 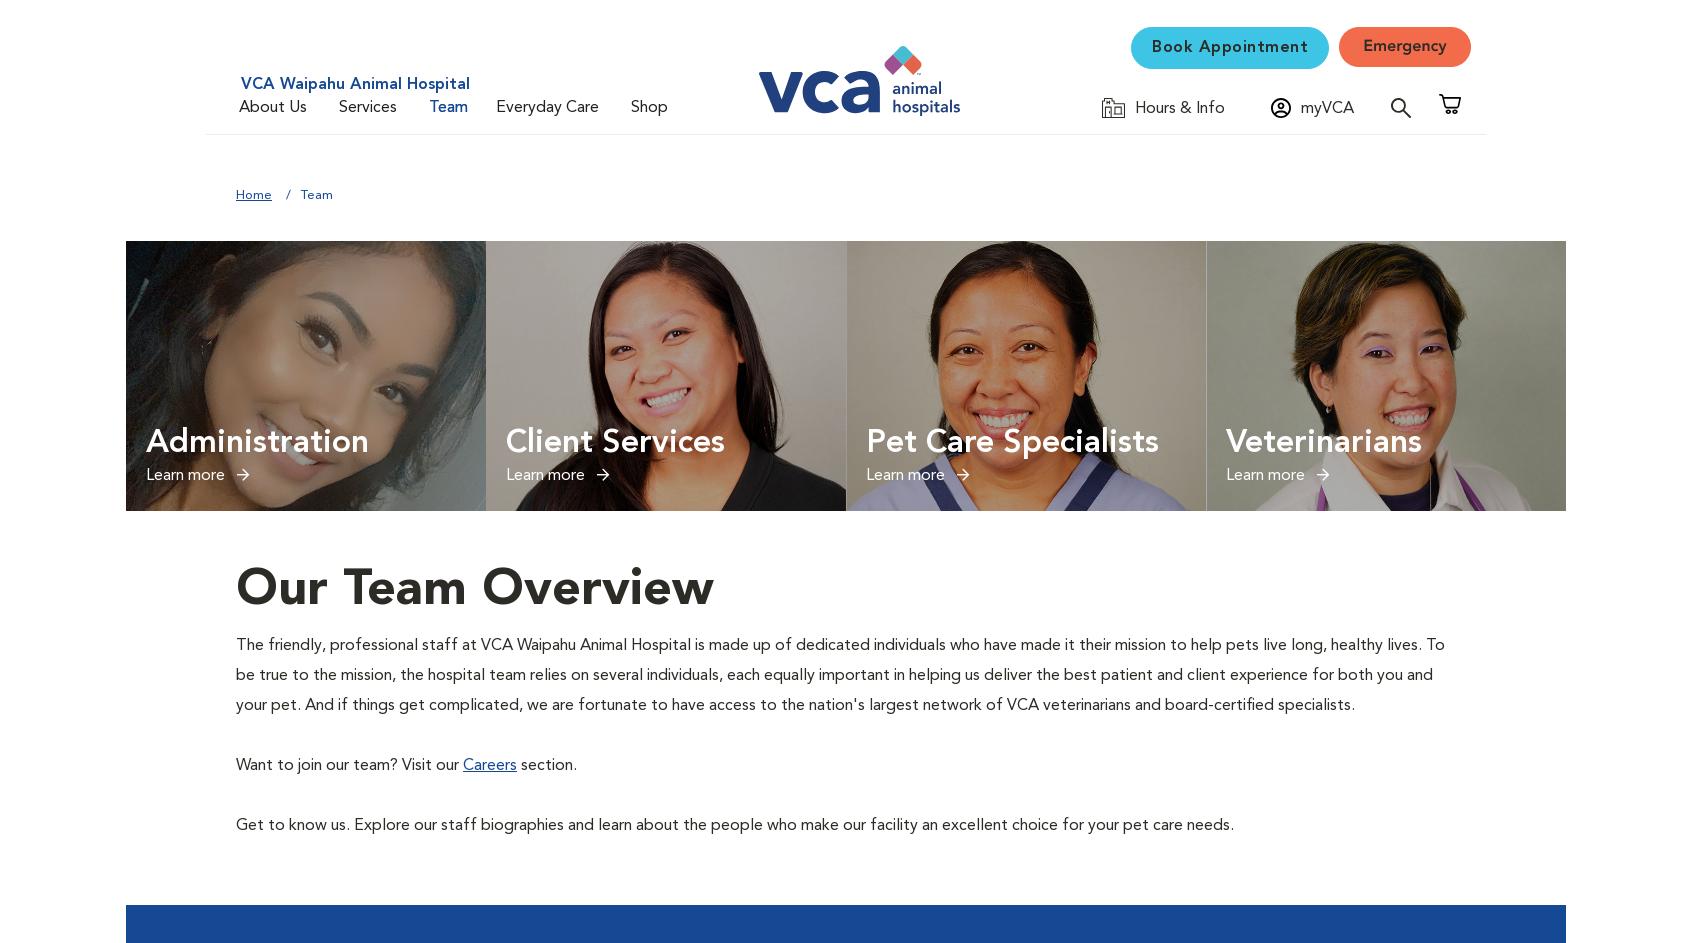 I want to click on 'About Us', so click(x=272, y=107).